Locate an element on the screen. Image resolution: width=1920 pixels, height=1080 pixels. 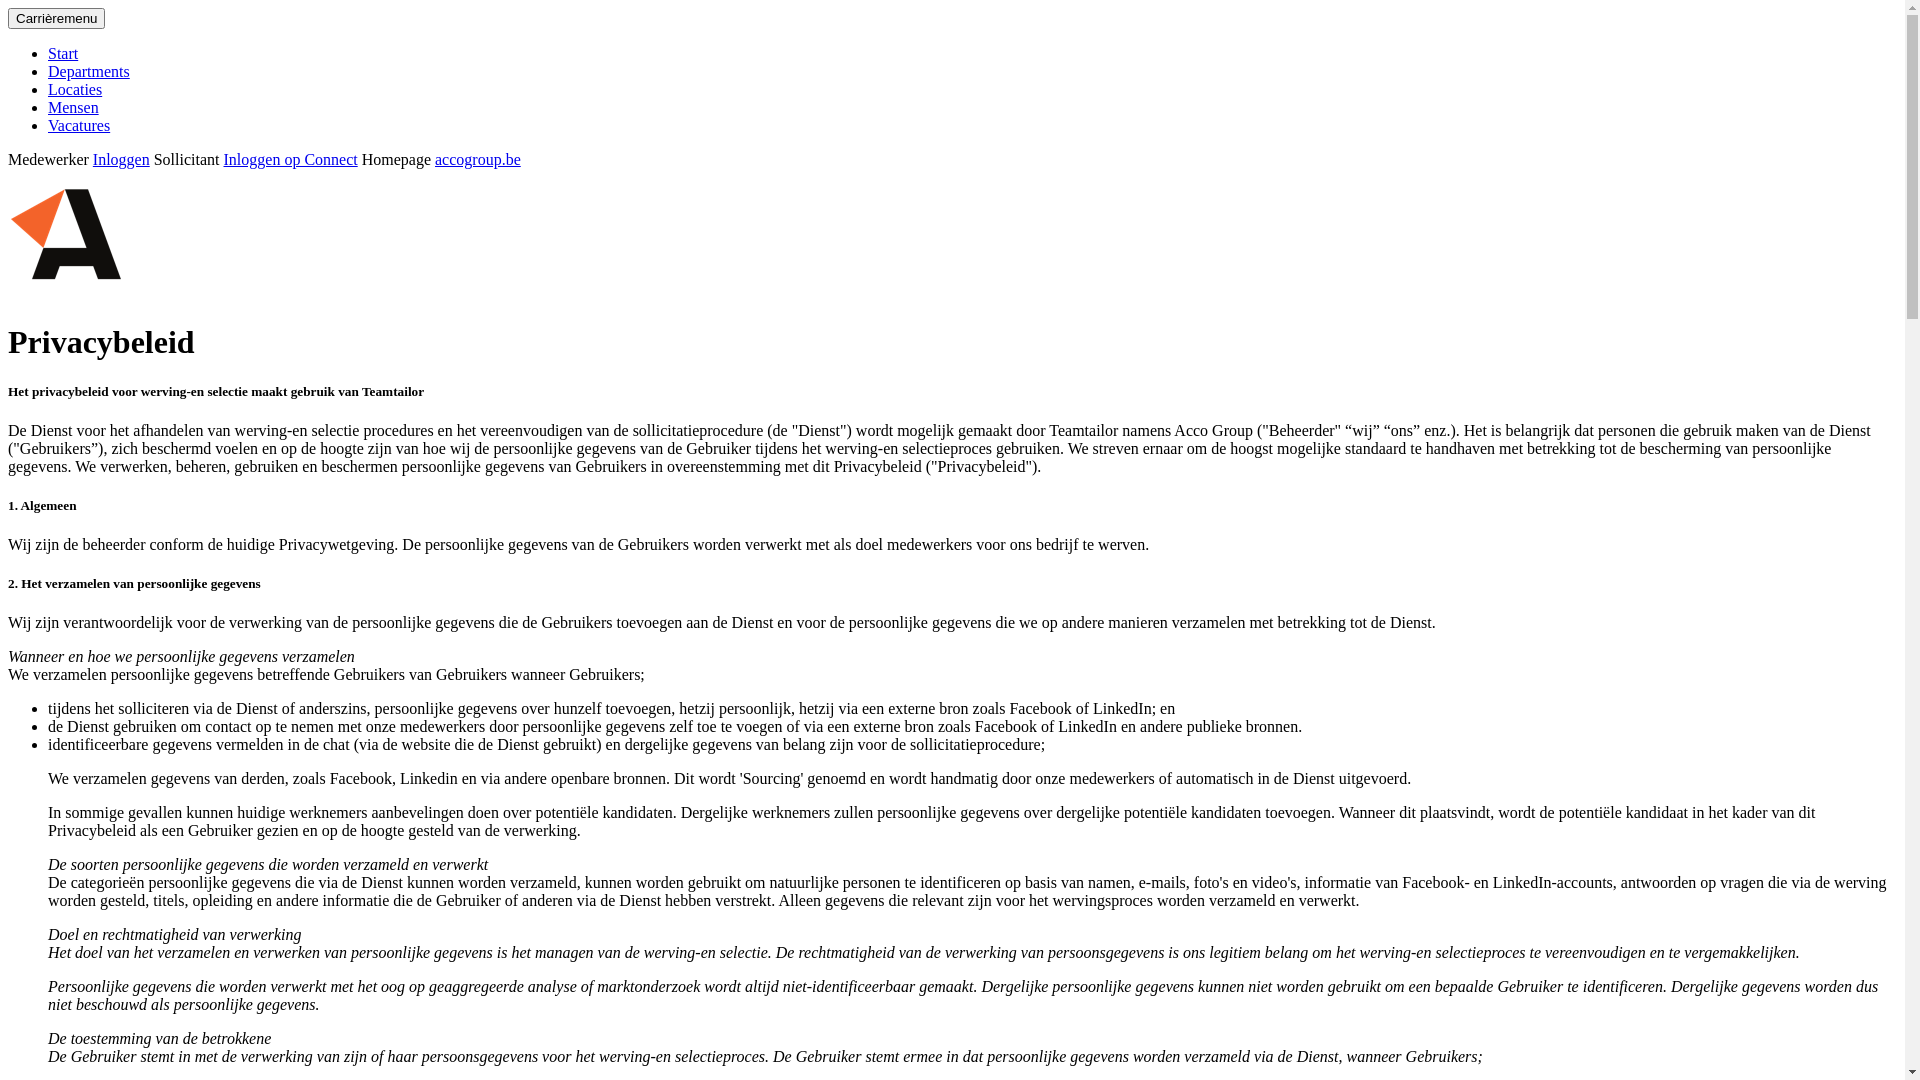
'Locaties' is located at coordinates (75, 88).